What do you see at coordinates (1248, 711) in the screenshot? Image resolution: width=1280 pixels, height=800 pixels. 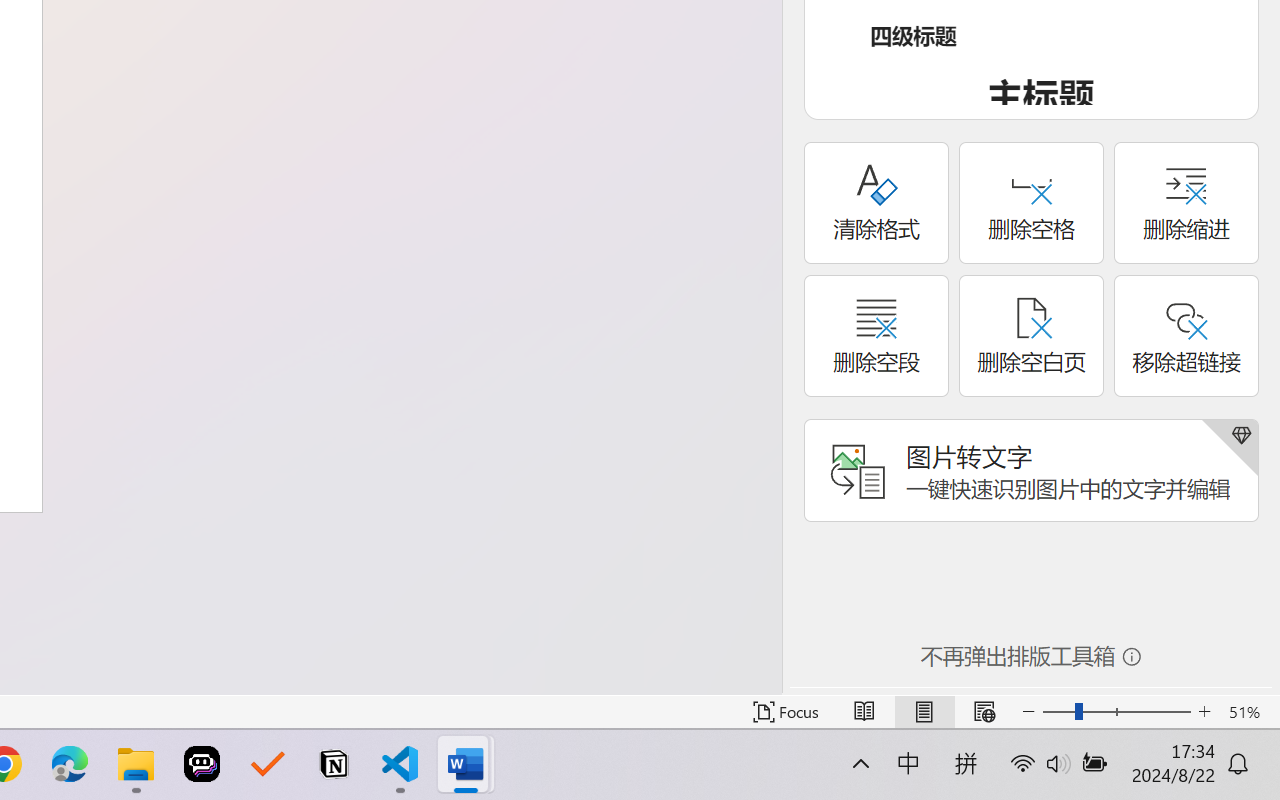 I see `'Zoom 51%'` at bounding box center [1248, 711].